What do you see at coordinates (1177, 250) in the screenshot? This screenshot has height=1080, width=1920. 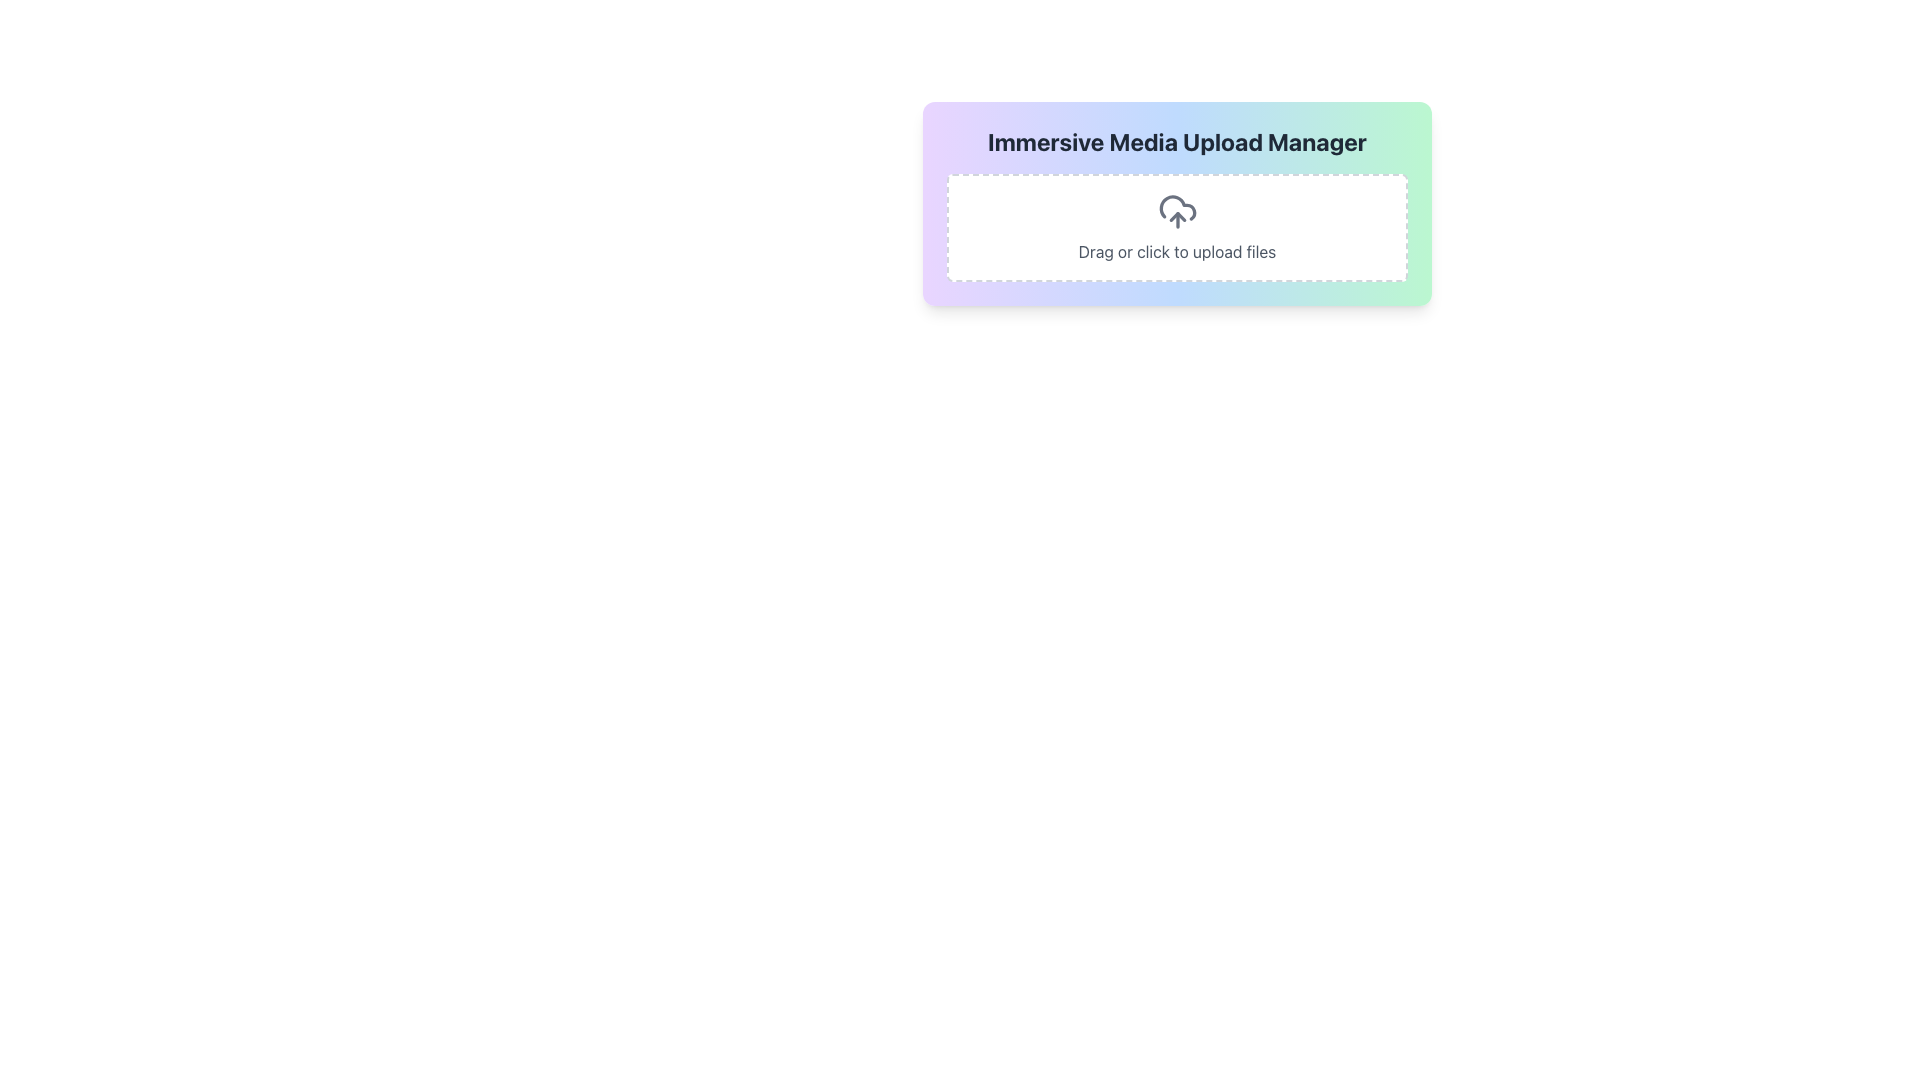 I see `the static text label that provides instructions for file upload, which is located below the cloud upload icon` at bounding box center [1177, 250].